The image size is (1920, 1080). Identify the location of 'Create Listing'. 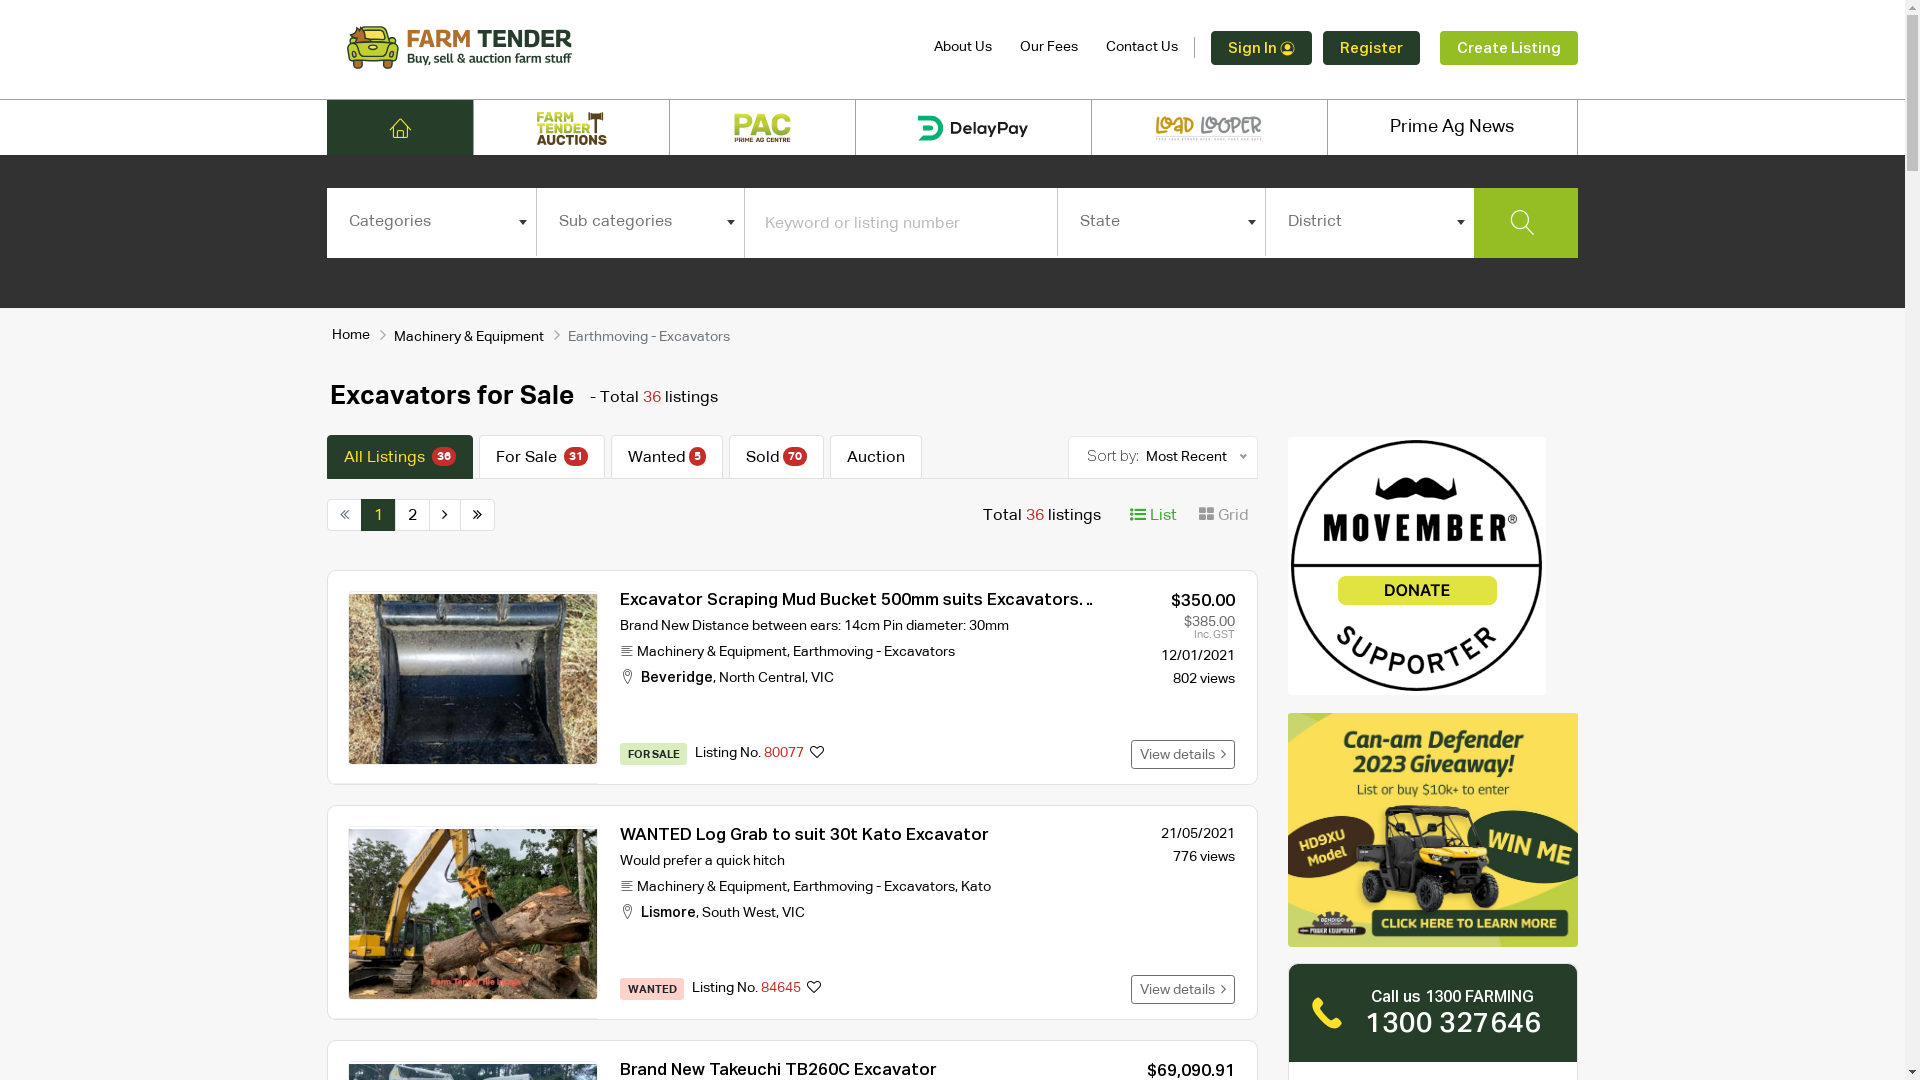
(1440, 47).